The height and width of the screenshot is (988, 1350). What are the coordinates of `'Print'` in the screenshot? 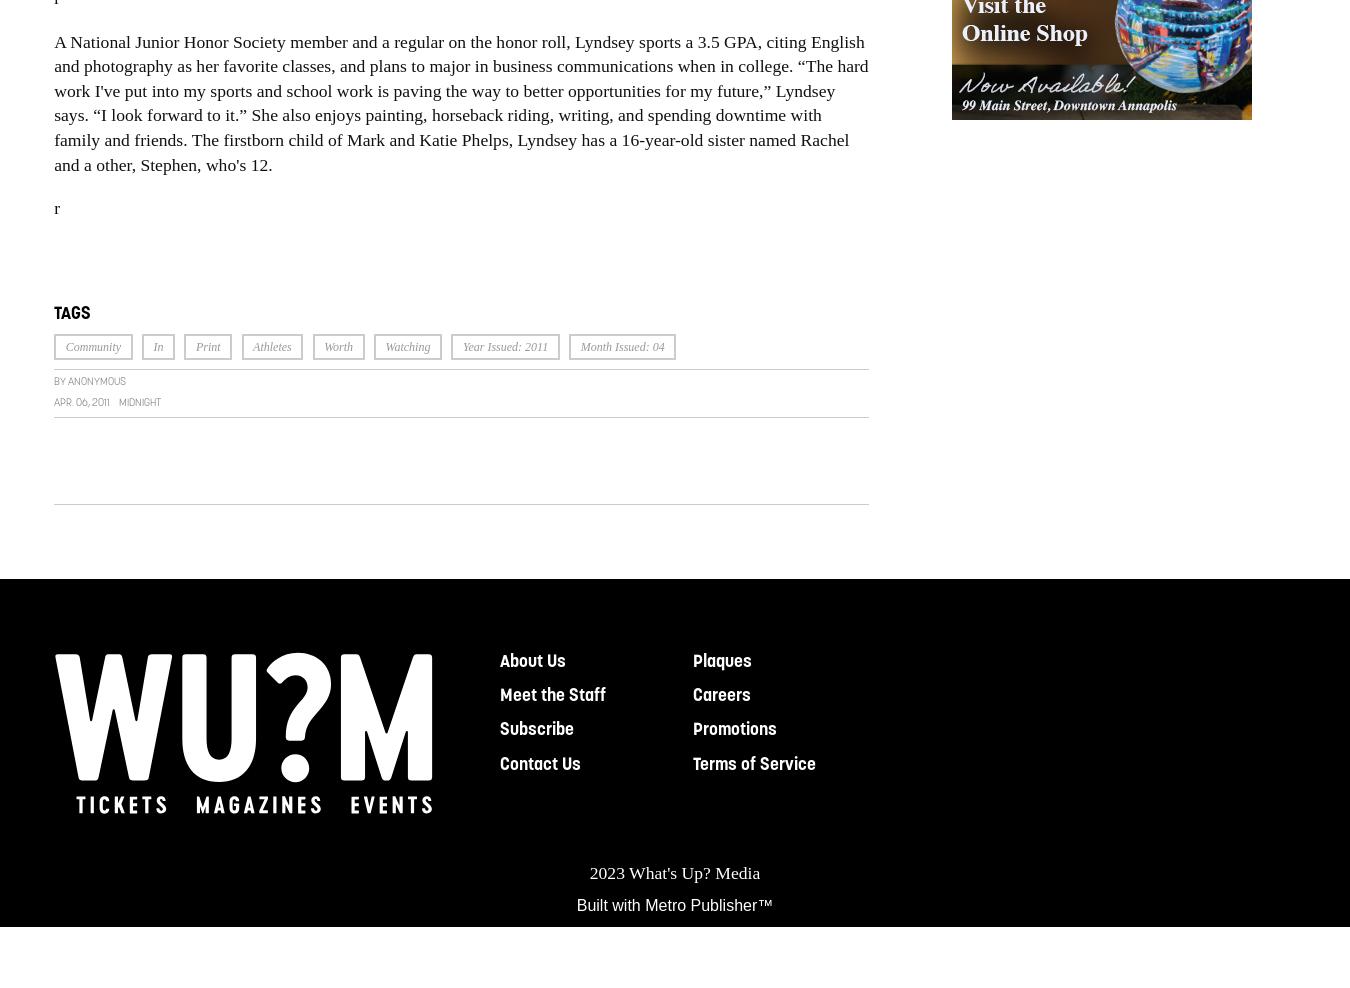 It's located at (196, 345).